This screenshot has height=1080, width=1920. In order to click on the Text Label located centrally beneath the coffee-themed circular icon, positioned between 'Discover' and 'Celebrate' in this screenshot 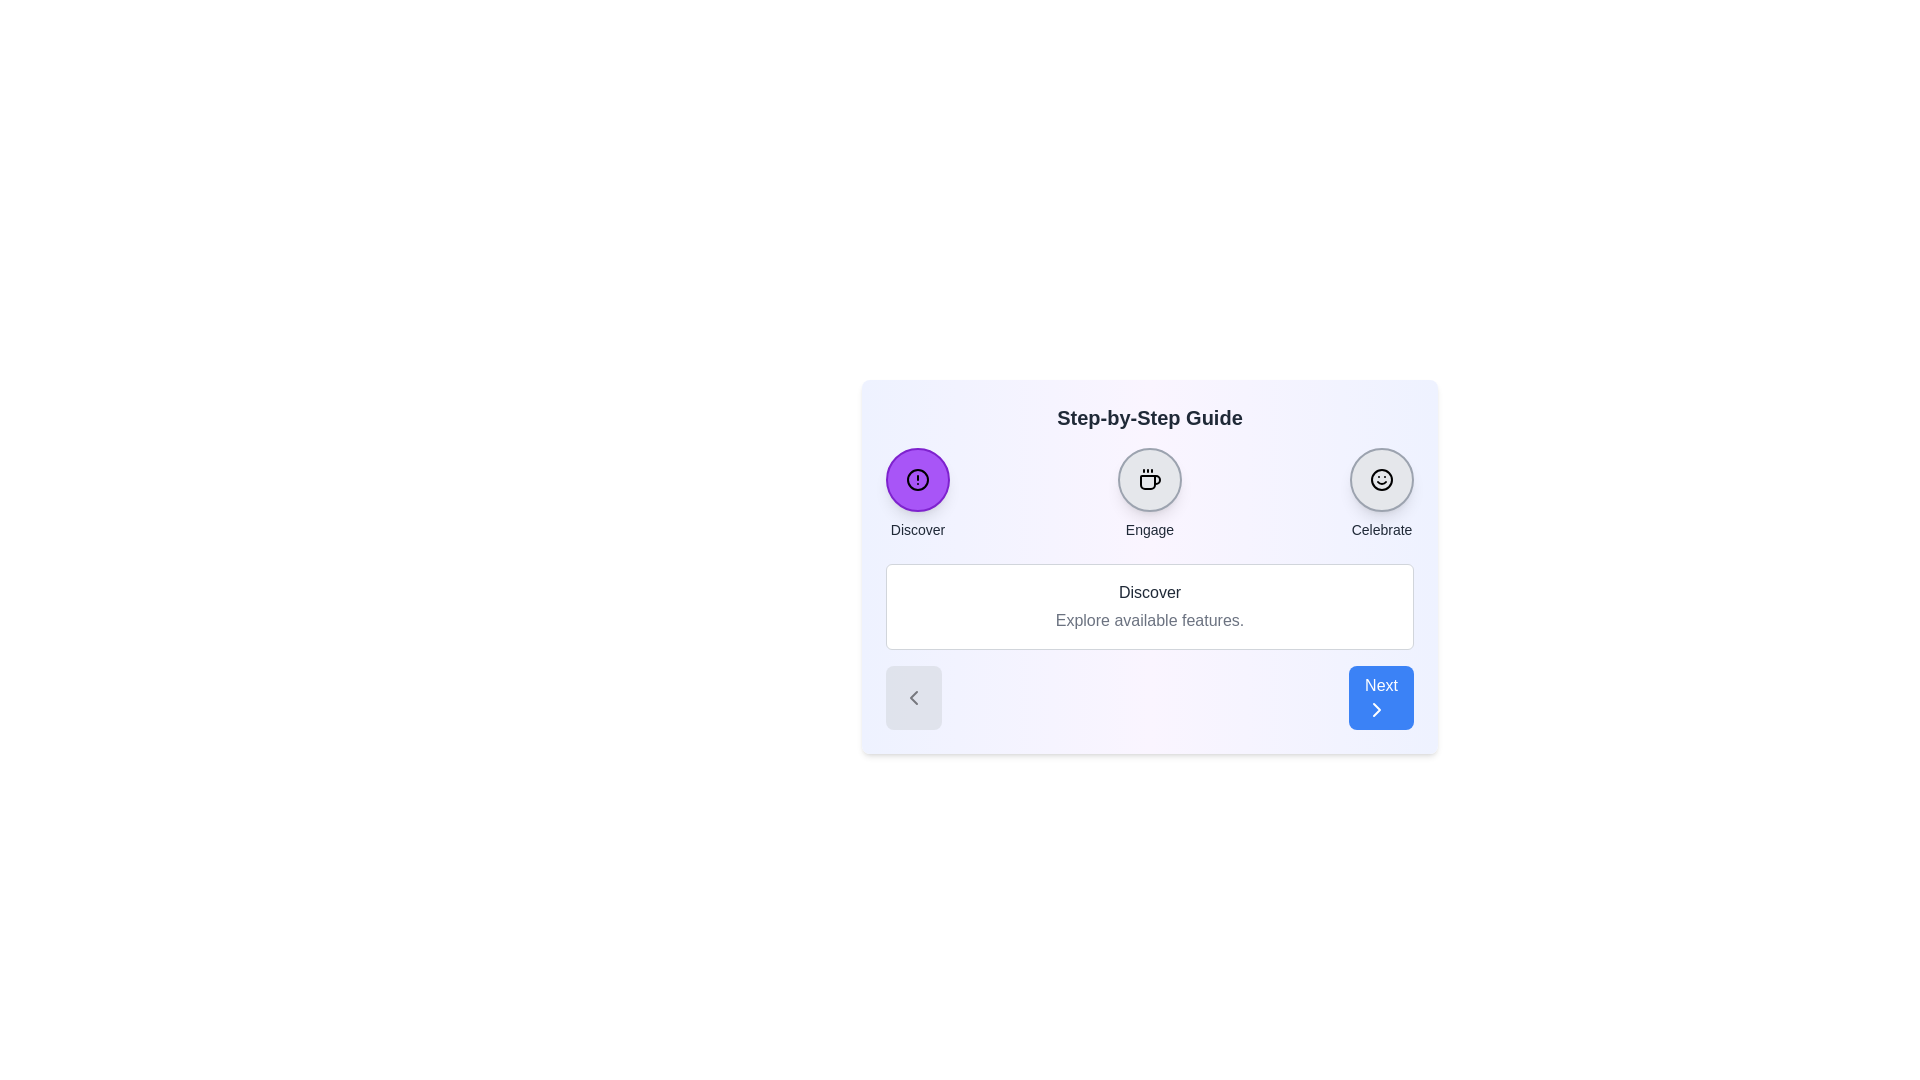, I will do `click(1150, 528)`.